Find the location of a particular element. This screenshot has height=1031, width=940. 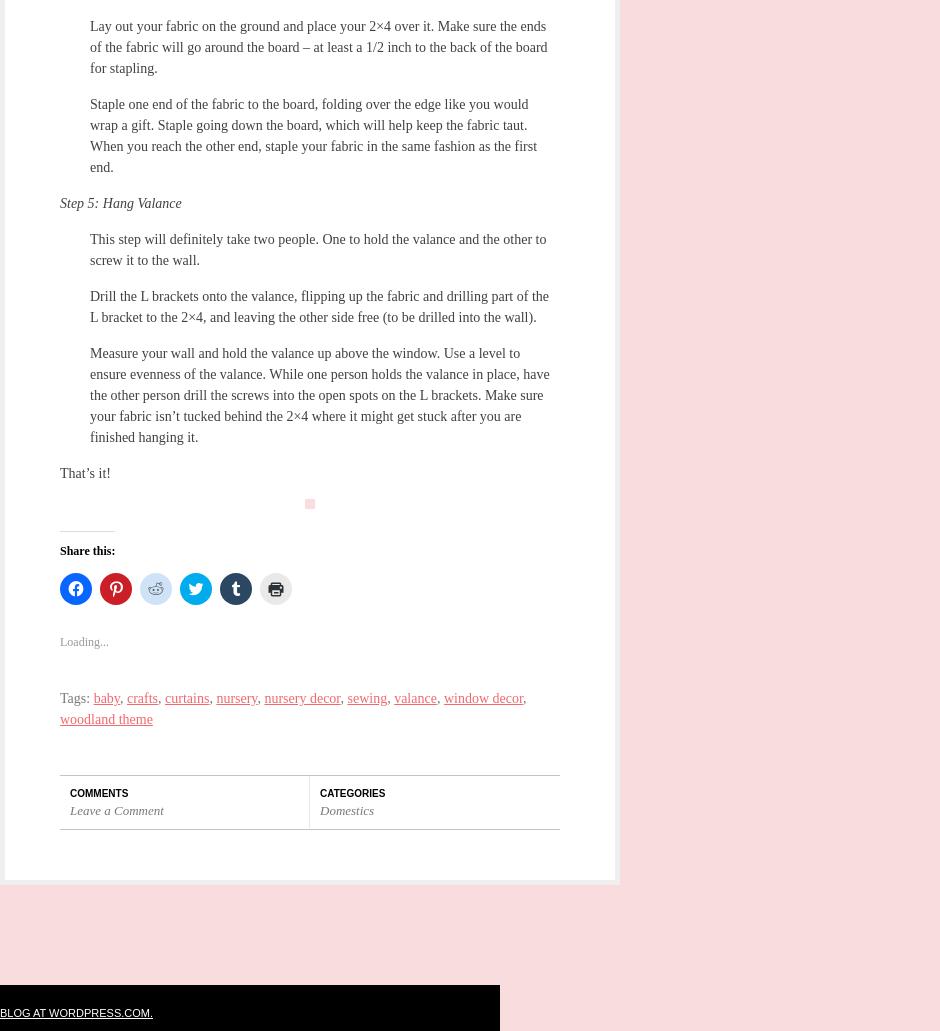

'Loading...' is located at coordinates (58, 642).